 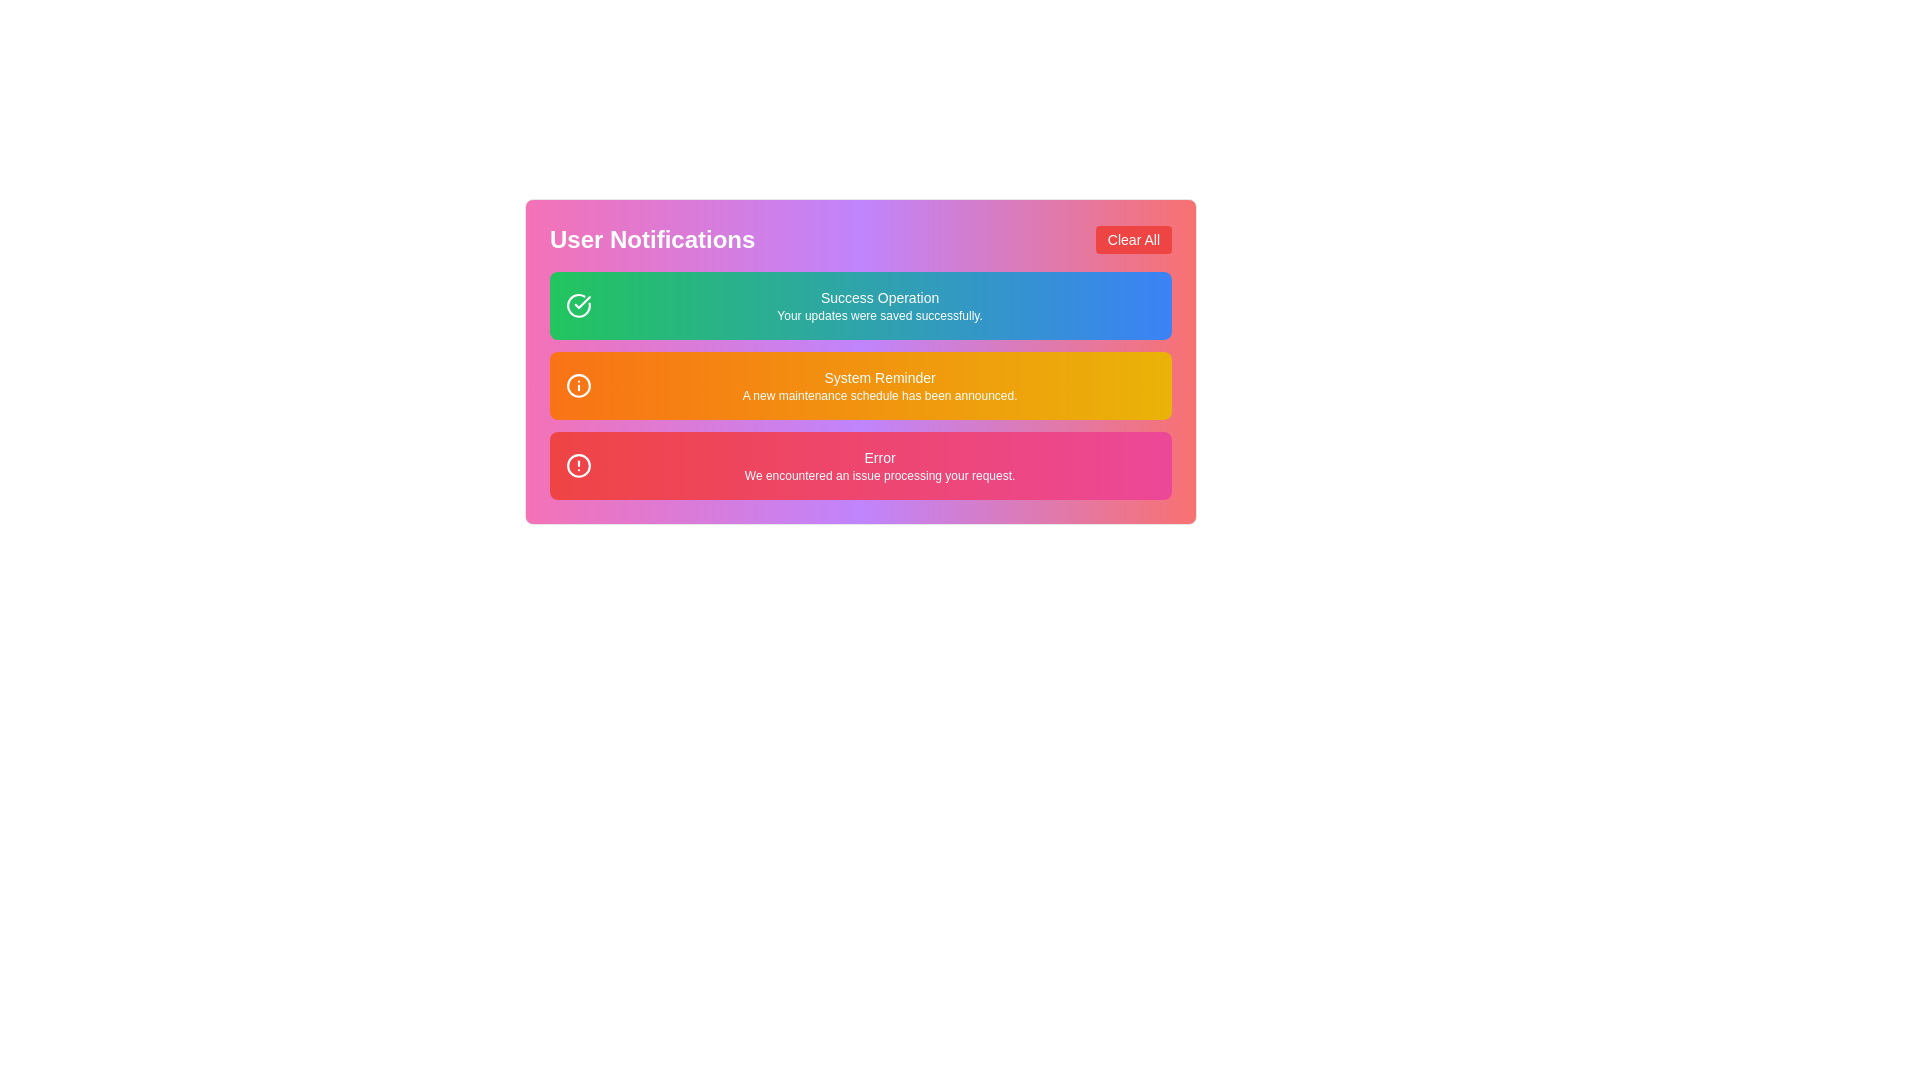 What do you see at coordinates (581, 302) in the screenshot?
I see `checkmark icon located within the green notification card titled 'Success Operation', positioned near the top edge on the left side` at bounding box center [581, 302].